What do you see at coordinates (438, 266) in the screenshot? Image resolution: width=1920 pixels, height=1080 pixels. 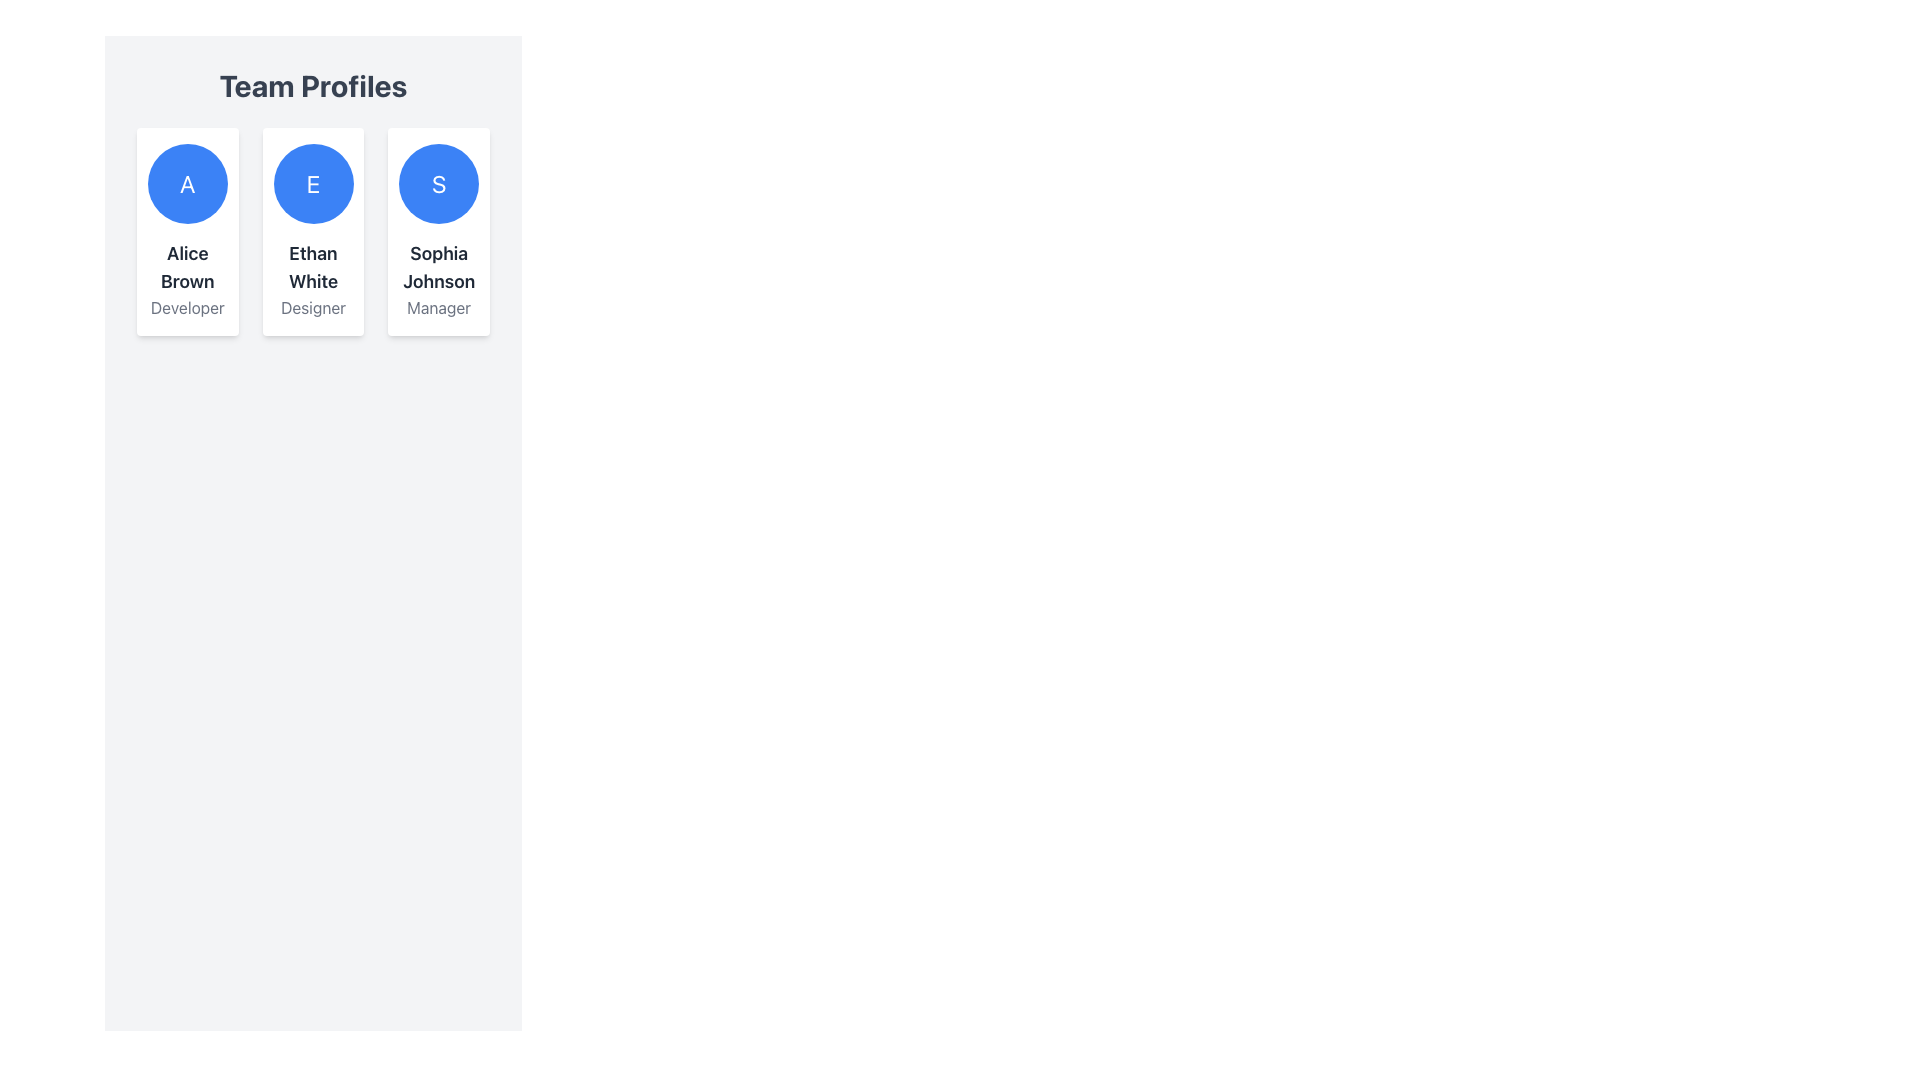 I see `the text label displaying 'Sophia Johnson', which is positioned below an avatar icon and above the title 'Manager'` at bounding box center [438, 266].